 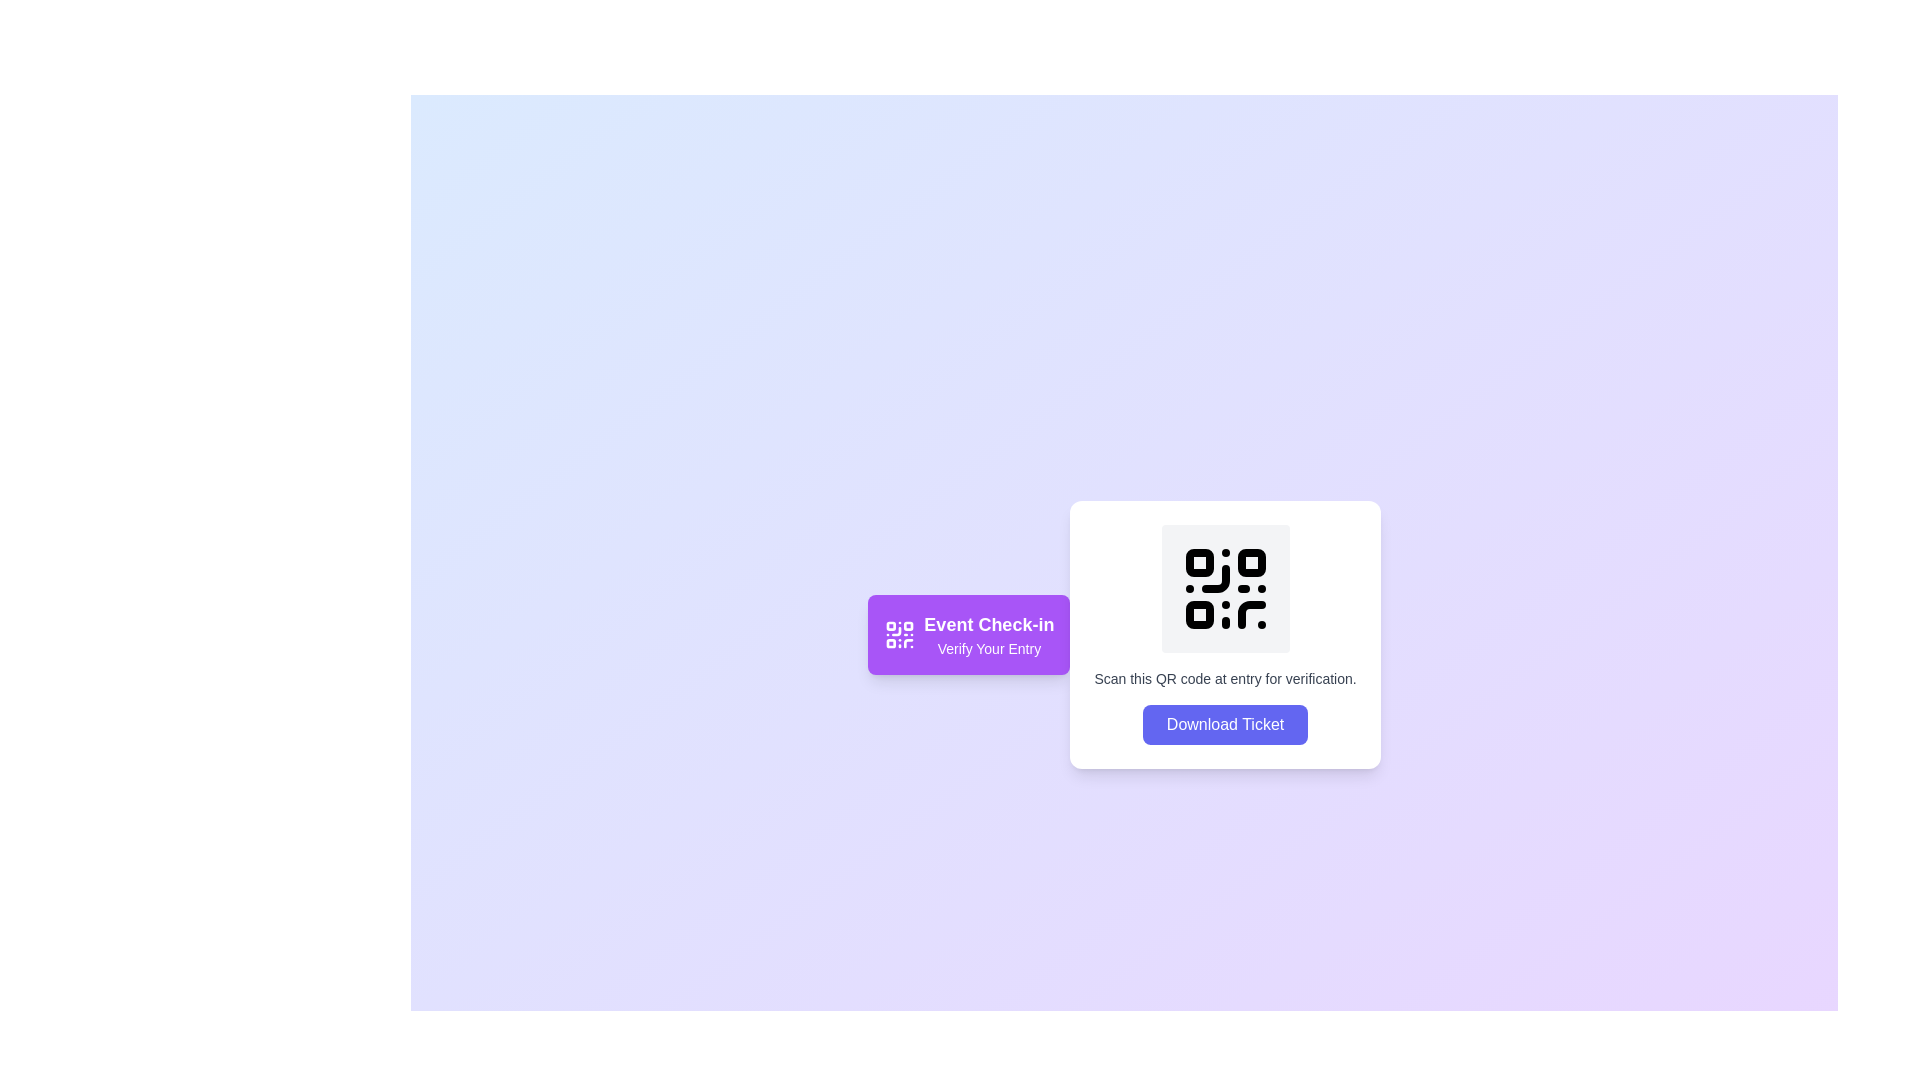 I want to click on the text label that displays 'Verify Your Entry' in white on a purple background, located below 'Event Check-in' within a card-like structure, so click(x=989, y=648).